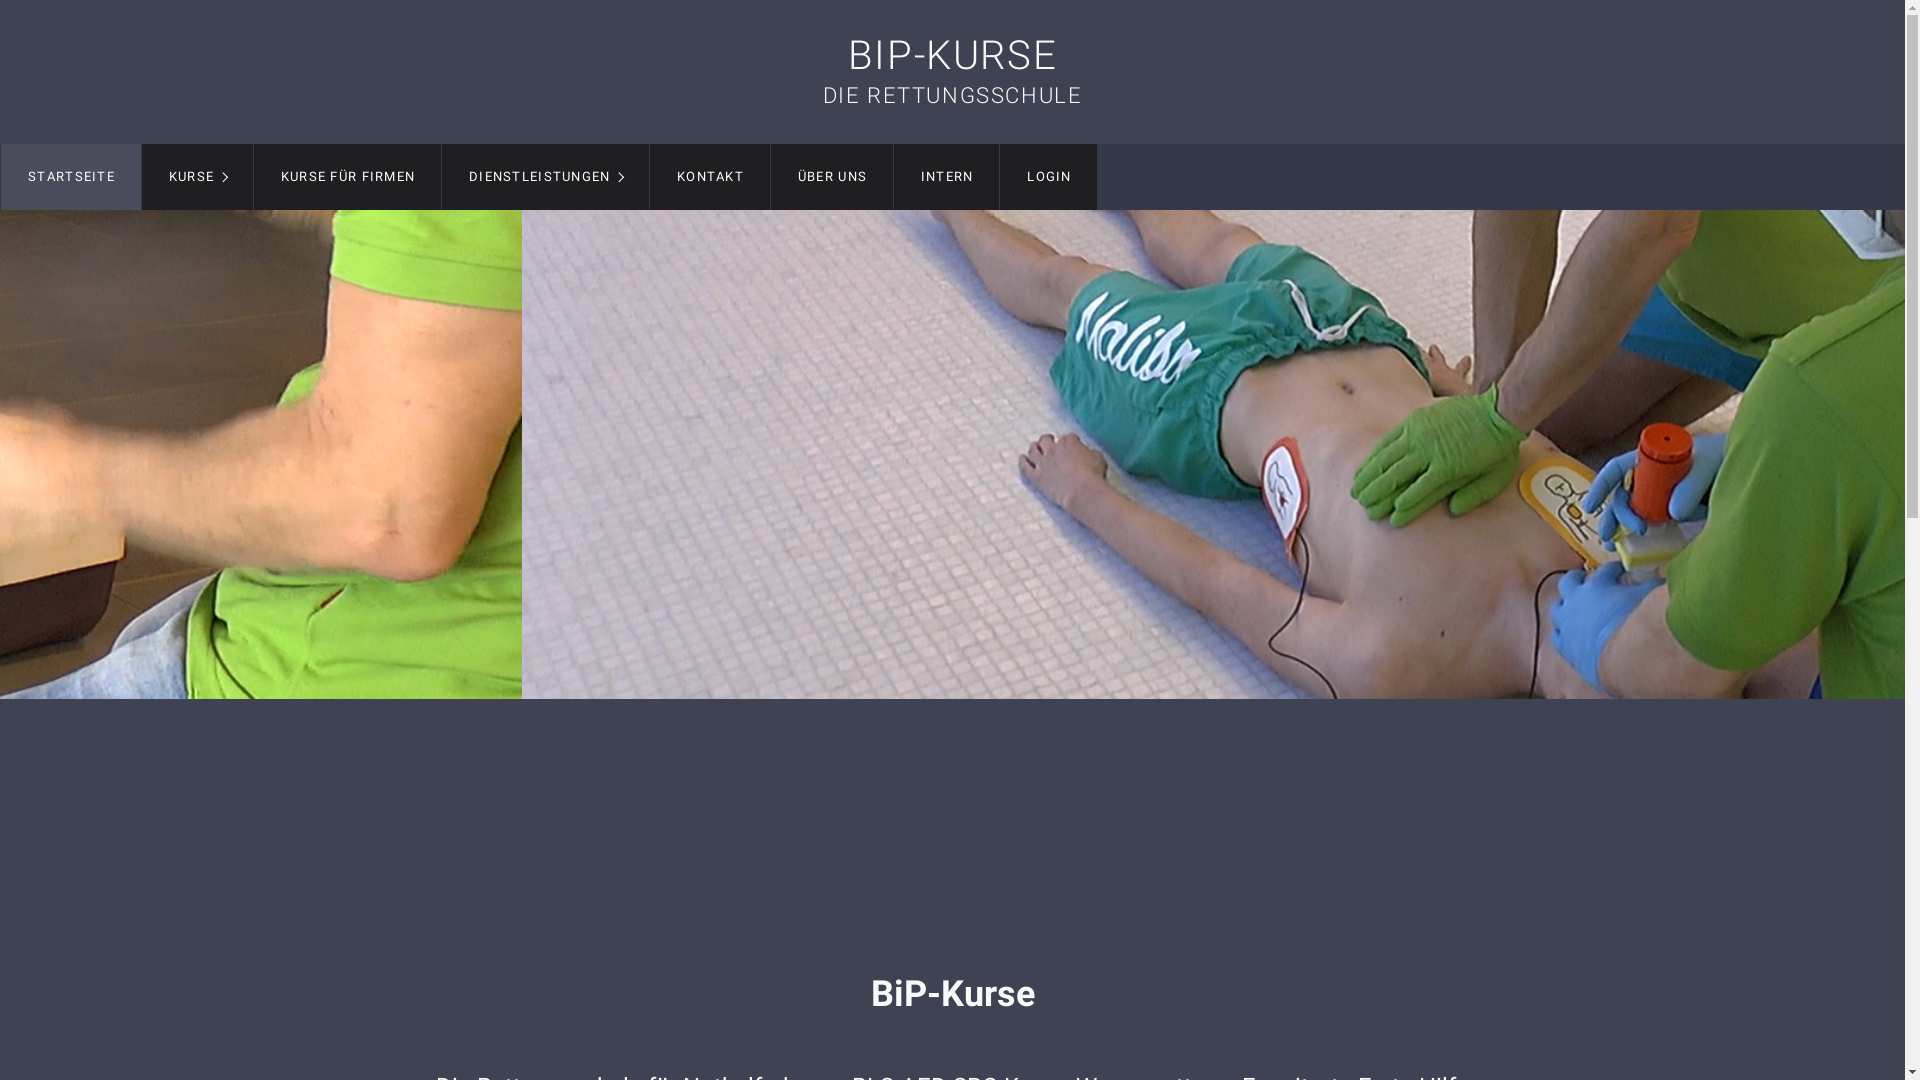  What do you see at coordinates (197, 176) in the screenshot?
I see `'KURSE'` at bounding box center [197, 176].